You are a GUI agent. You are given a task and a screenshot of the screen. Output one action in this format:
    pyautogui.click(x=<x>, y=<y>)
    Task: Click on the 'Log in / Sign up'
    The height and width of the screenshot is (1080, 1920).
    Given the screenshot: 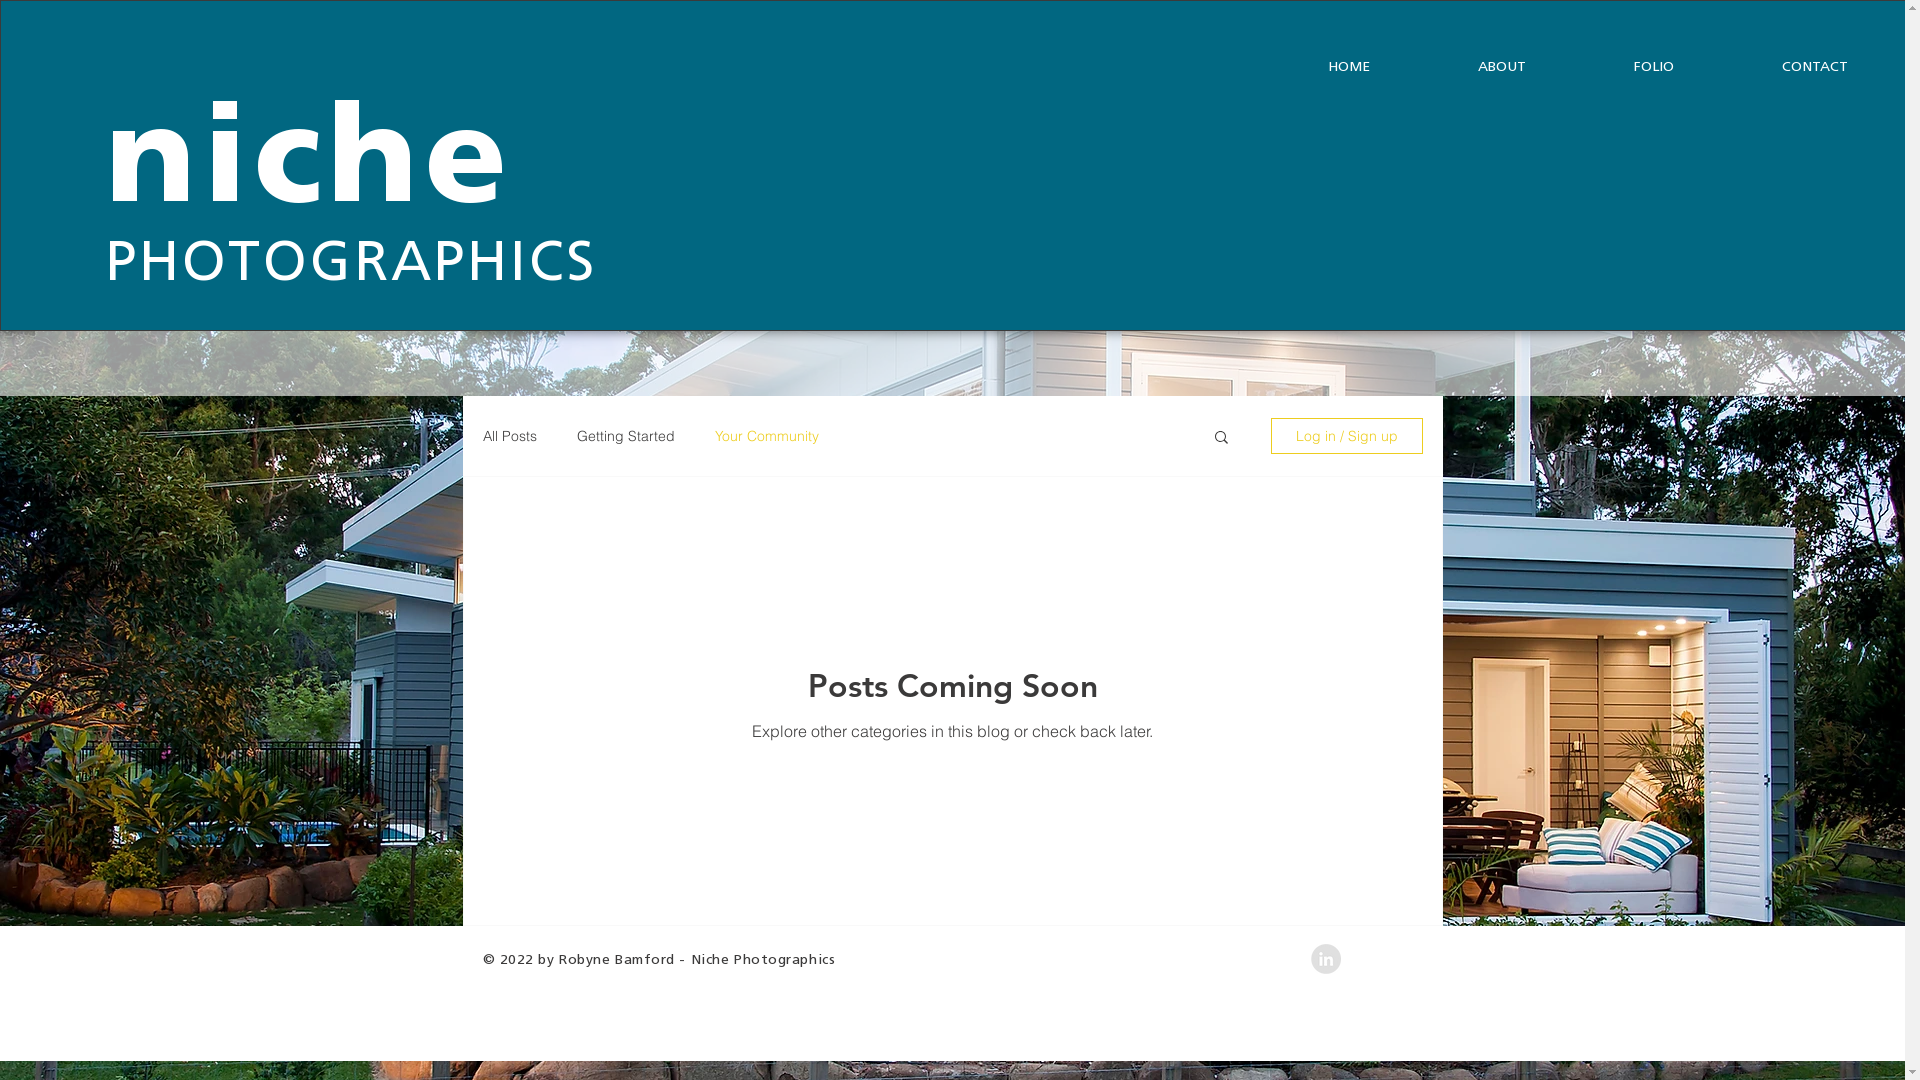 What is the action you would take?
    pyautogui.click(x=1269, y=434)
    